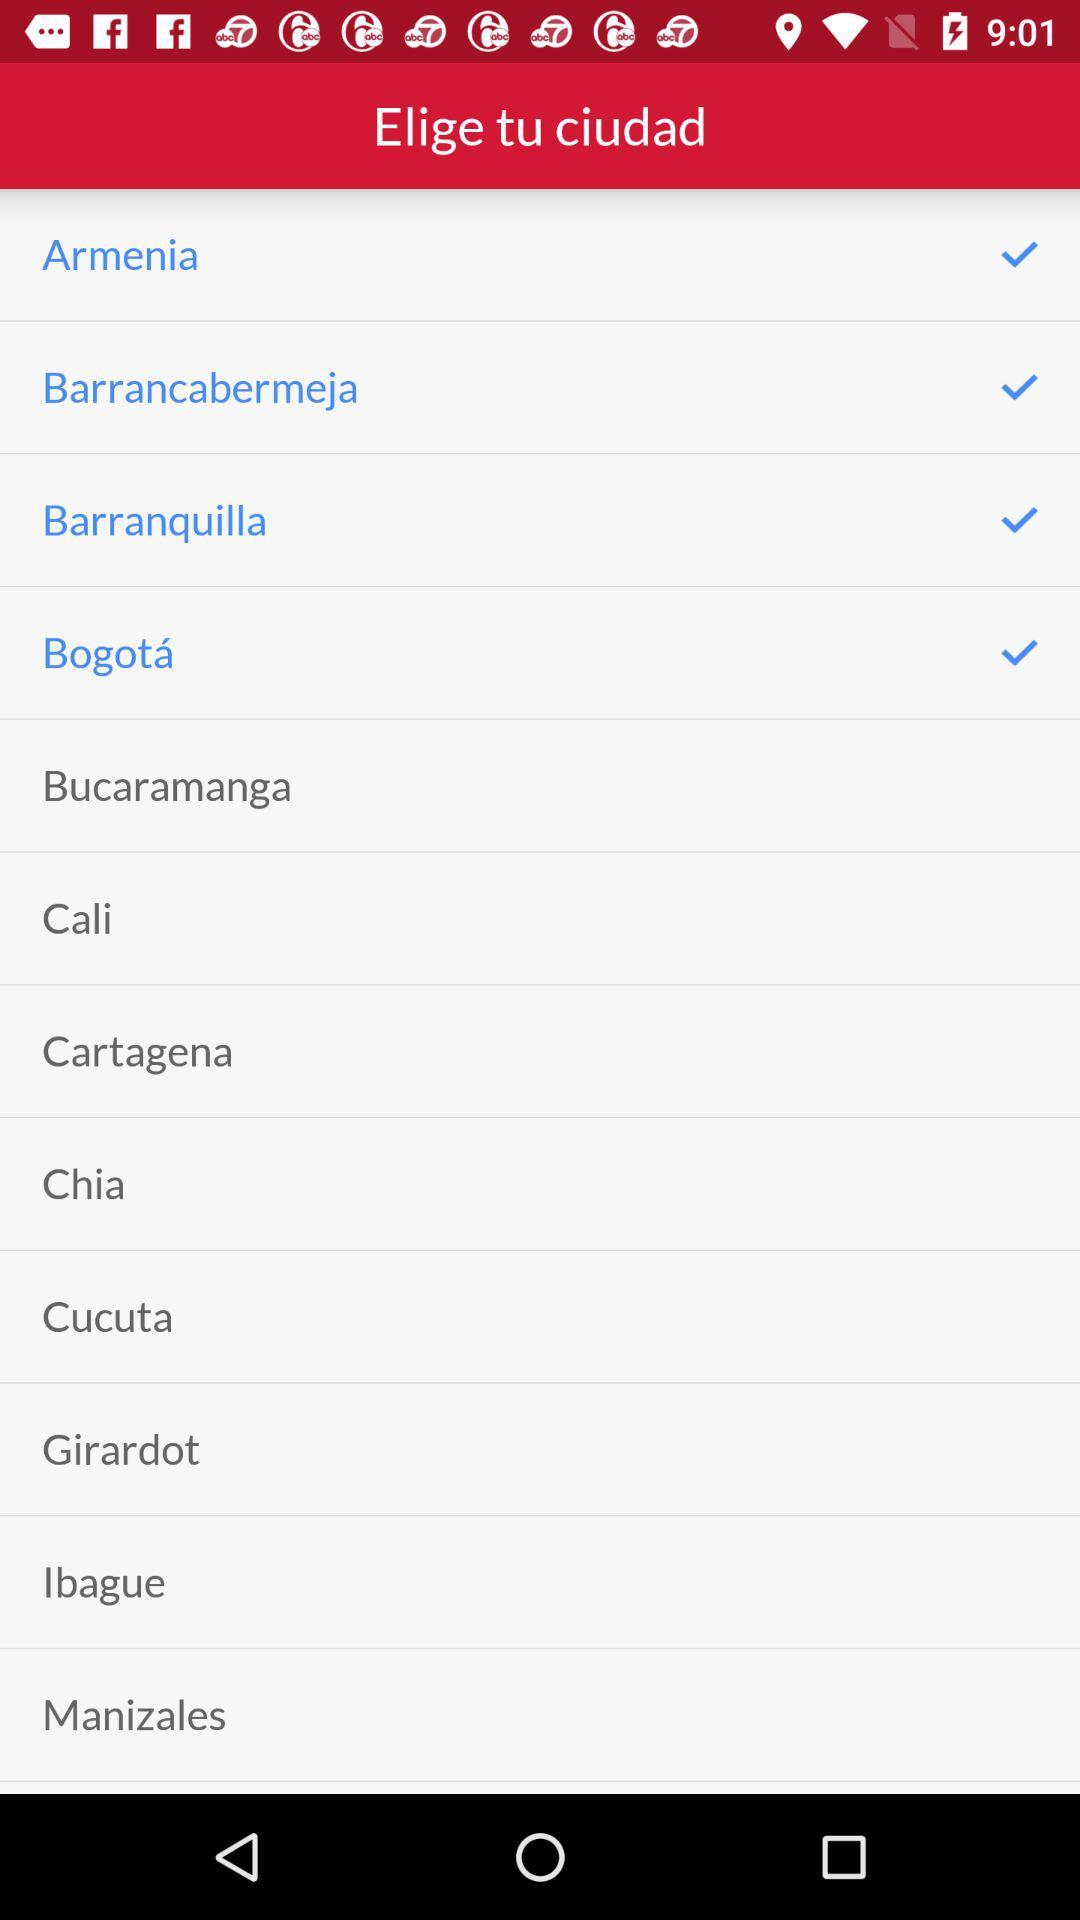 The image size is (1080, 1920). I want to click on the icon below the cartagena app, so click(82, 1183).